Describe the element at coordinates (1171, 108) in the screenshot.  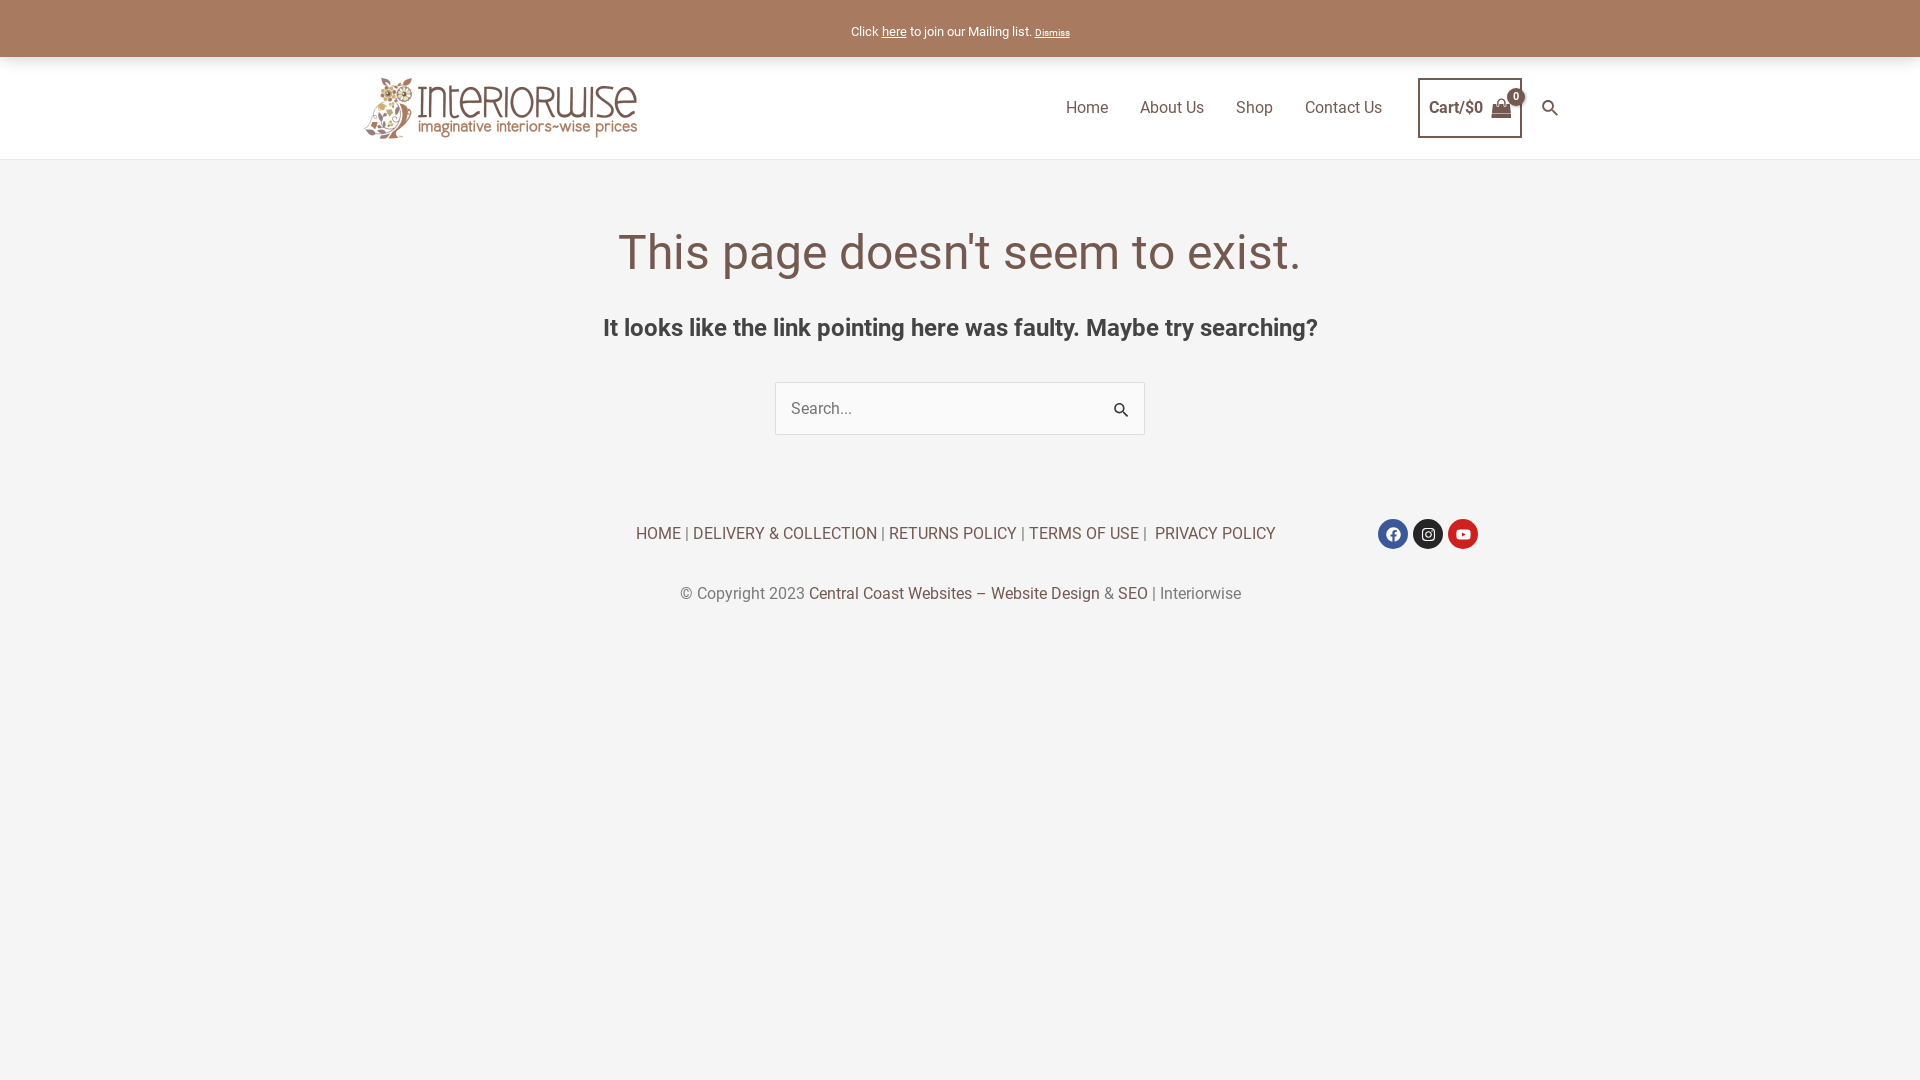
I see `'About Us'` at that location.